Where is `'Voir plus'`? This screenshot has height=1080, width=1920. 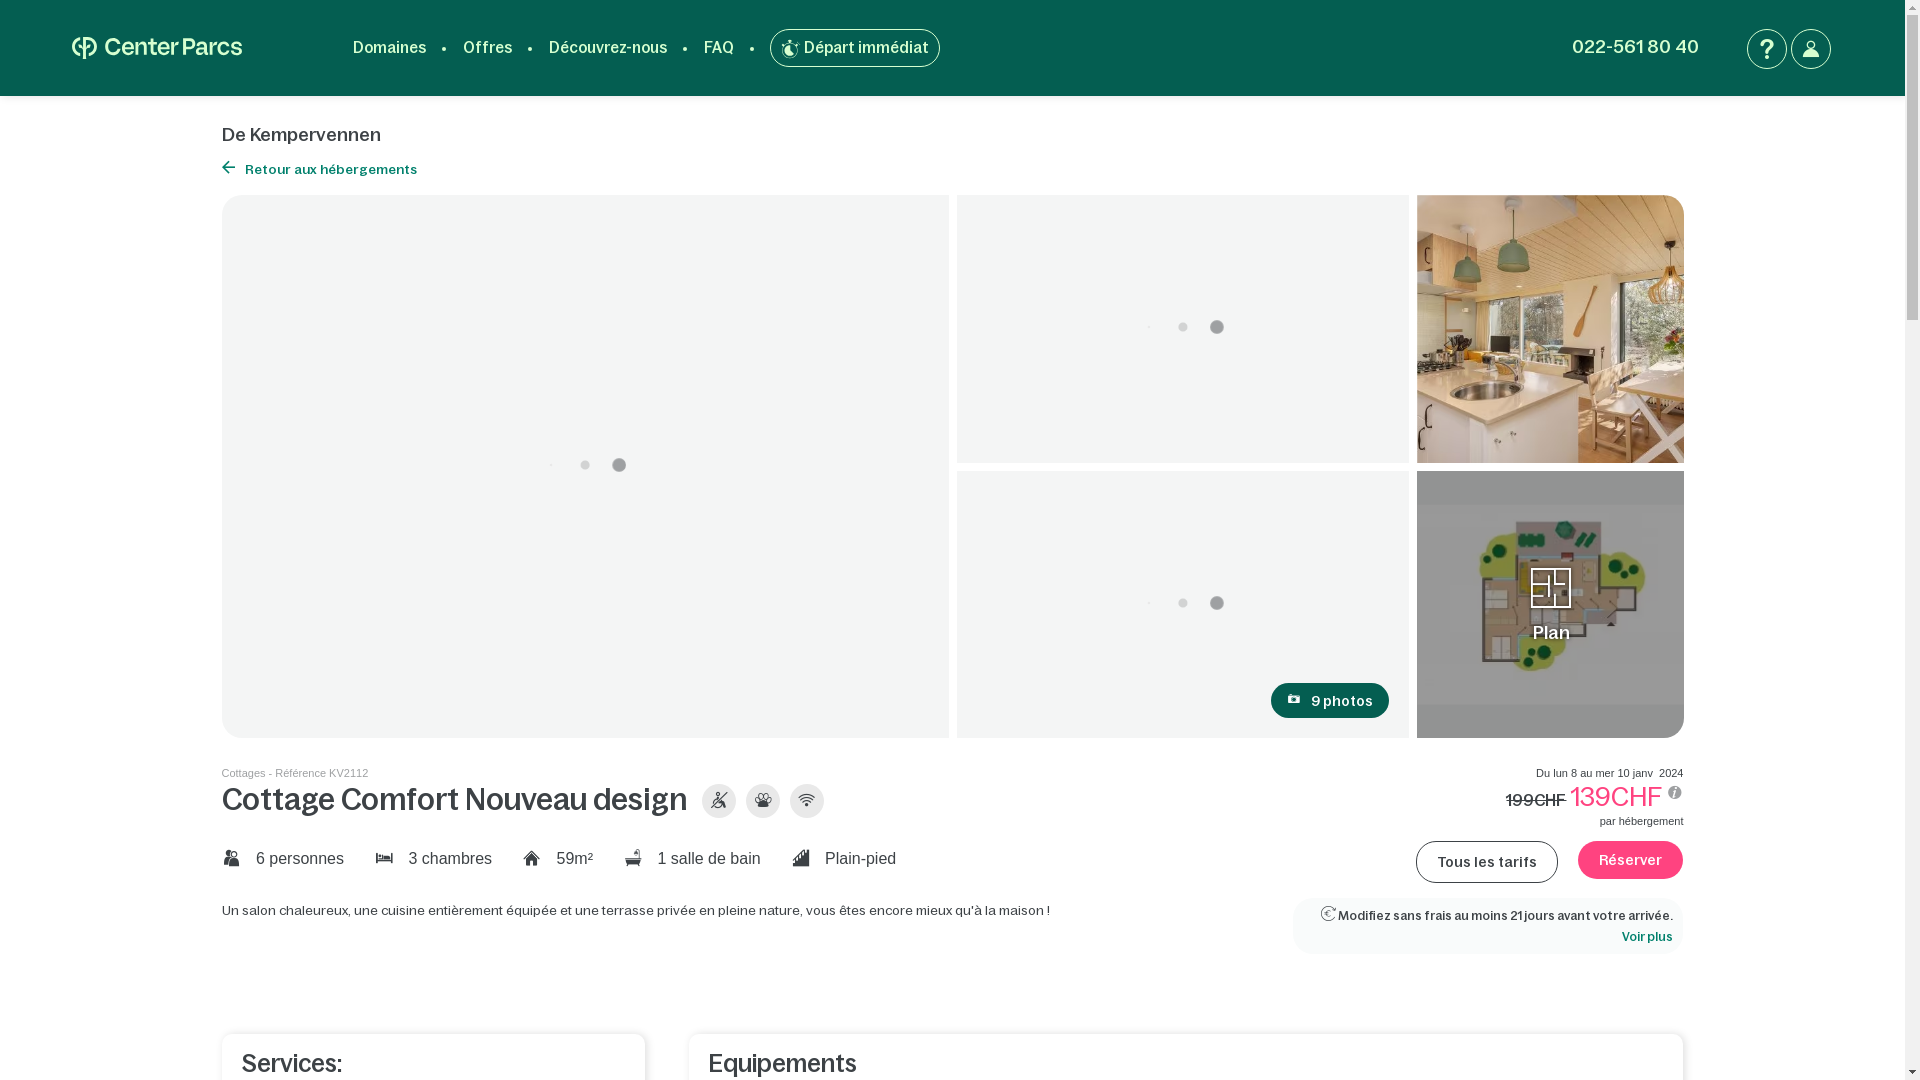 'Voir plus' is located at coordinates (1647, 937).